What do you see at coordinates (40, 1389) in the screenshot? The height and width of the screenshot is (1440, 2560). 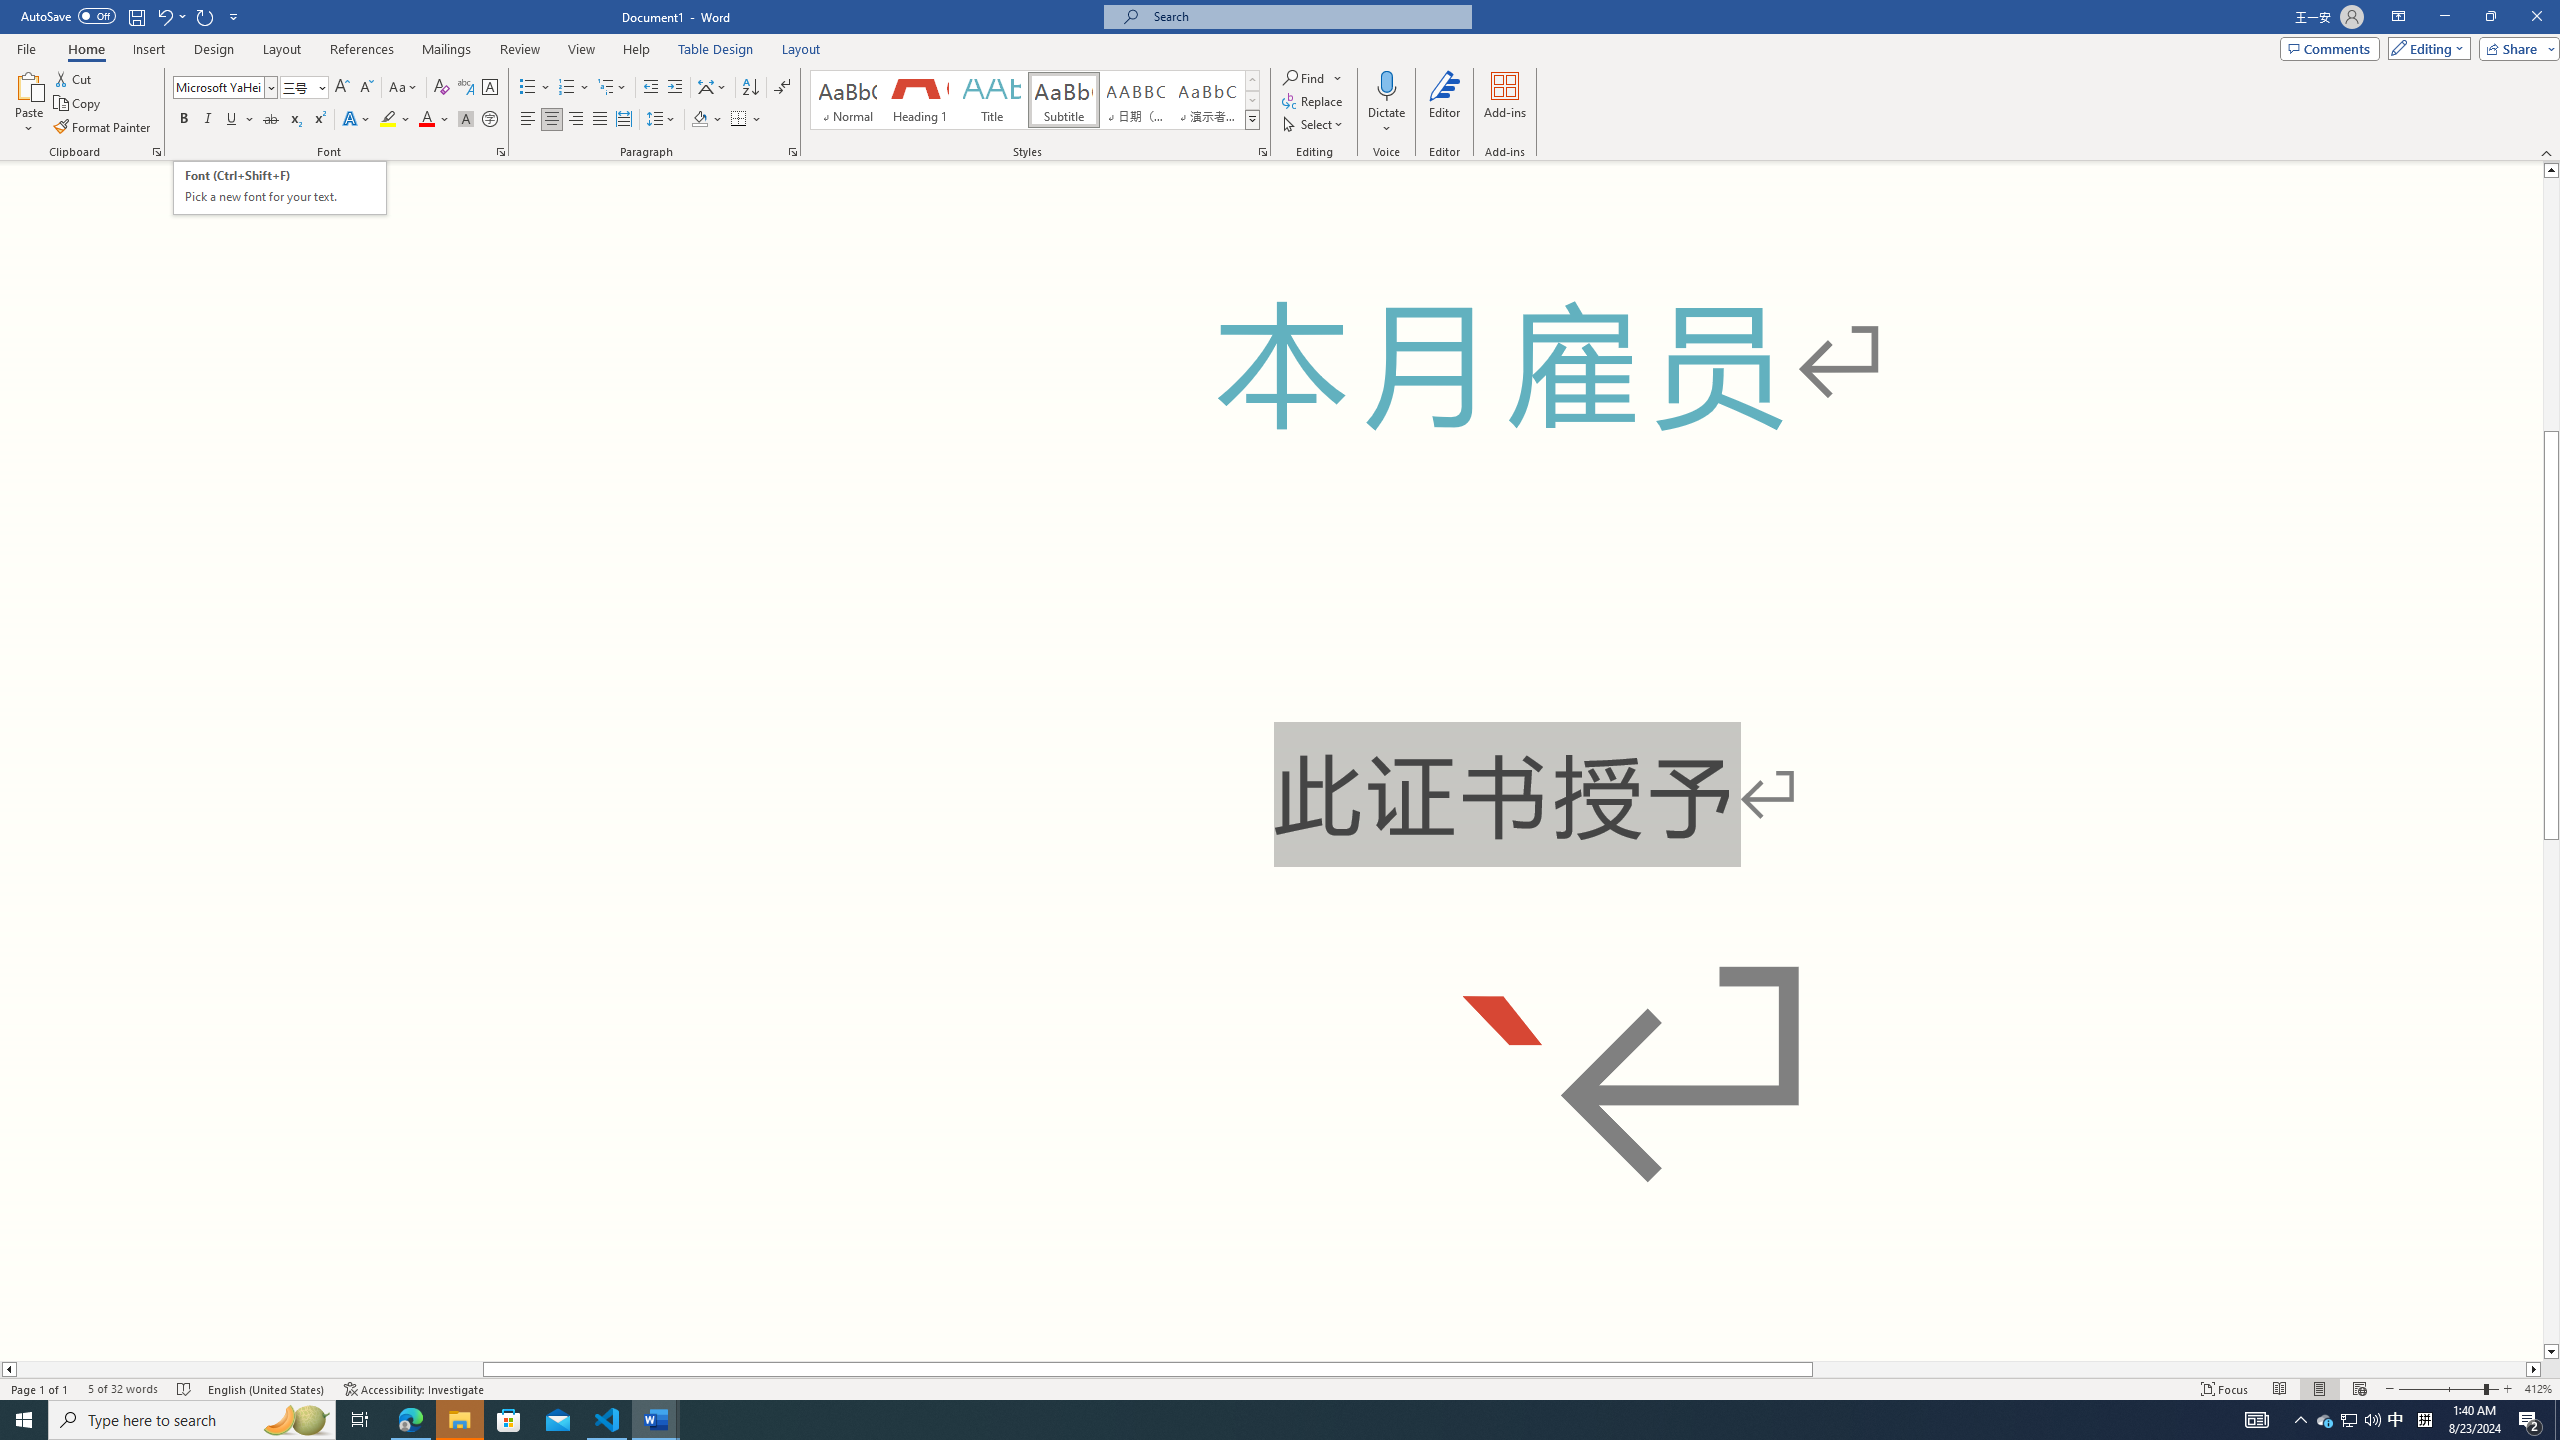 I see `'Page Number Page 1 of 1'` at bounding box center [40, 1389].